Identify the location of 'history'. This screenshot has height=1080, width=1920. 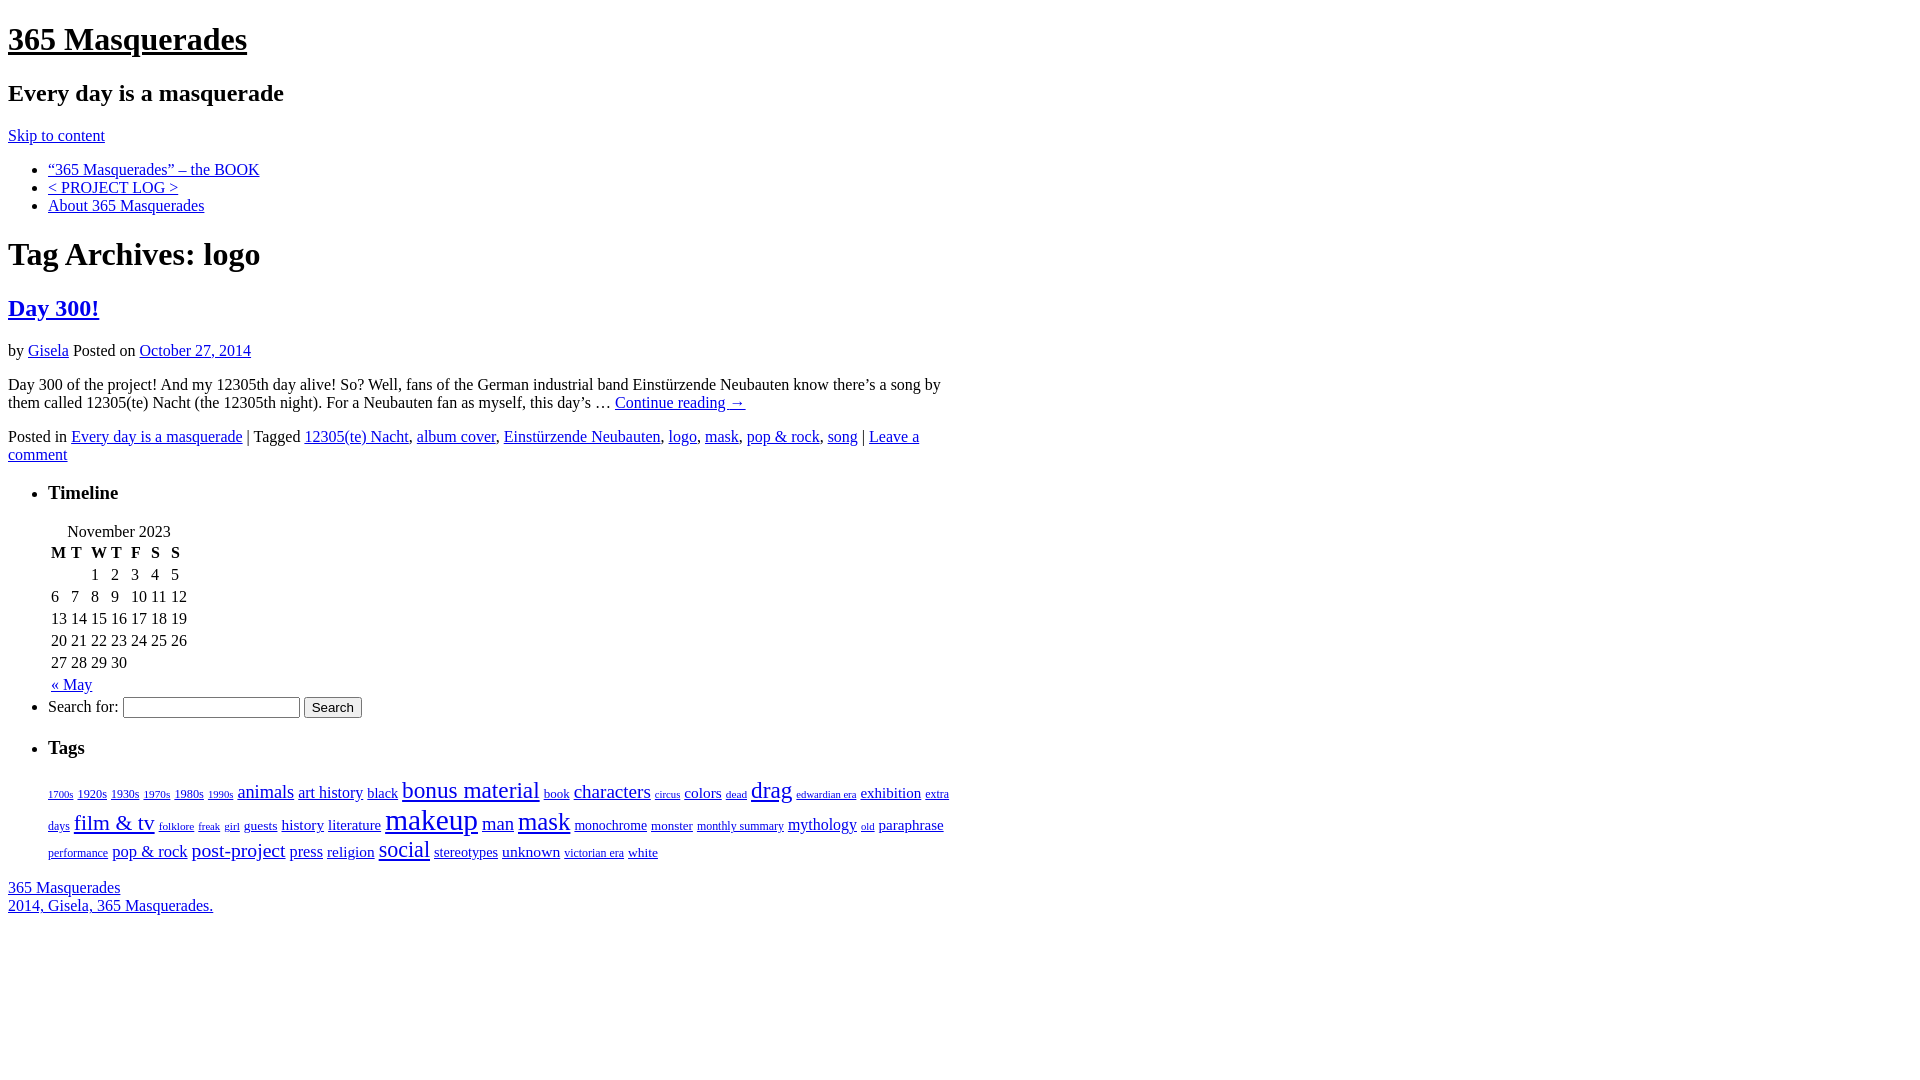
(301, 824).